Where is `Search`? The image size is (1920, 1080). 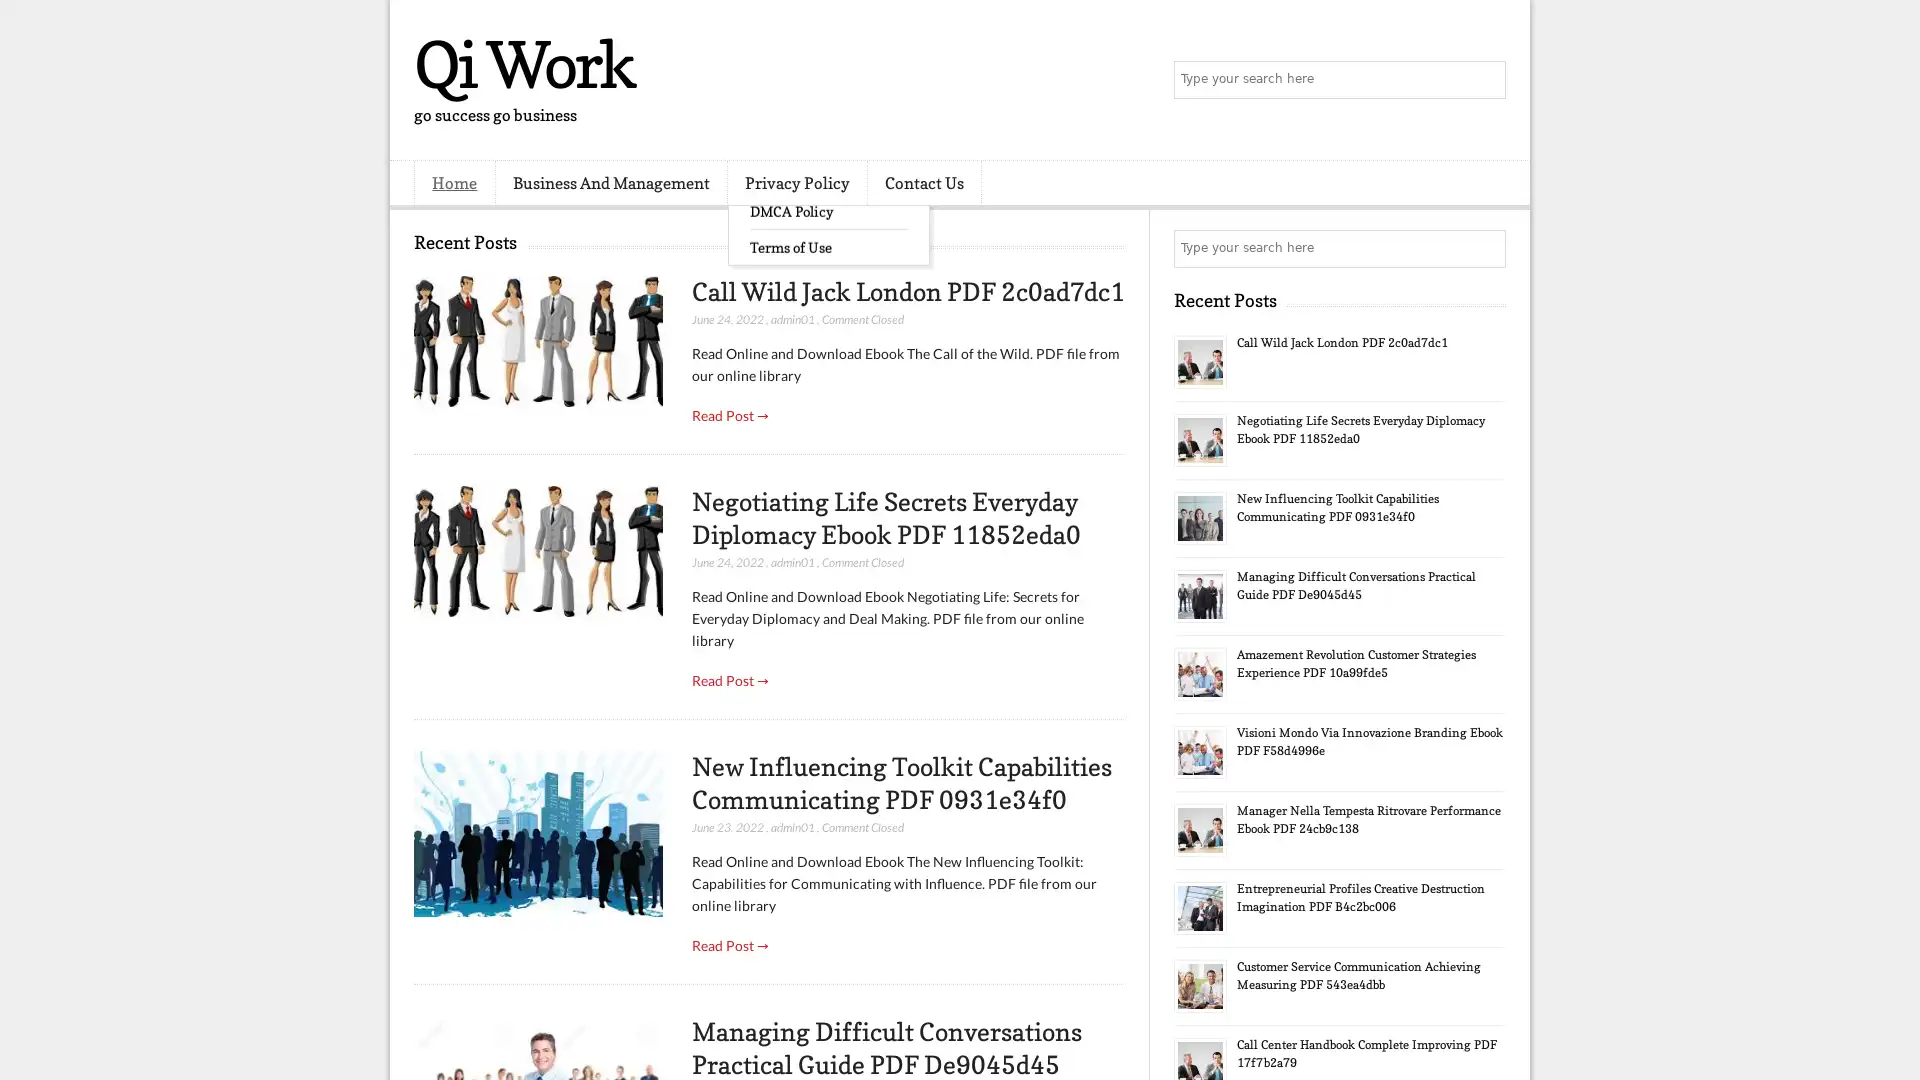 Search is located at coordinates (1485, 248).